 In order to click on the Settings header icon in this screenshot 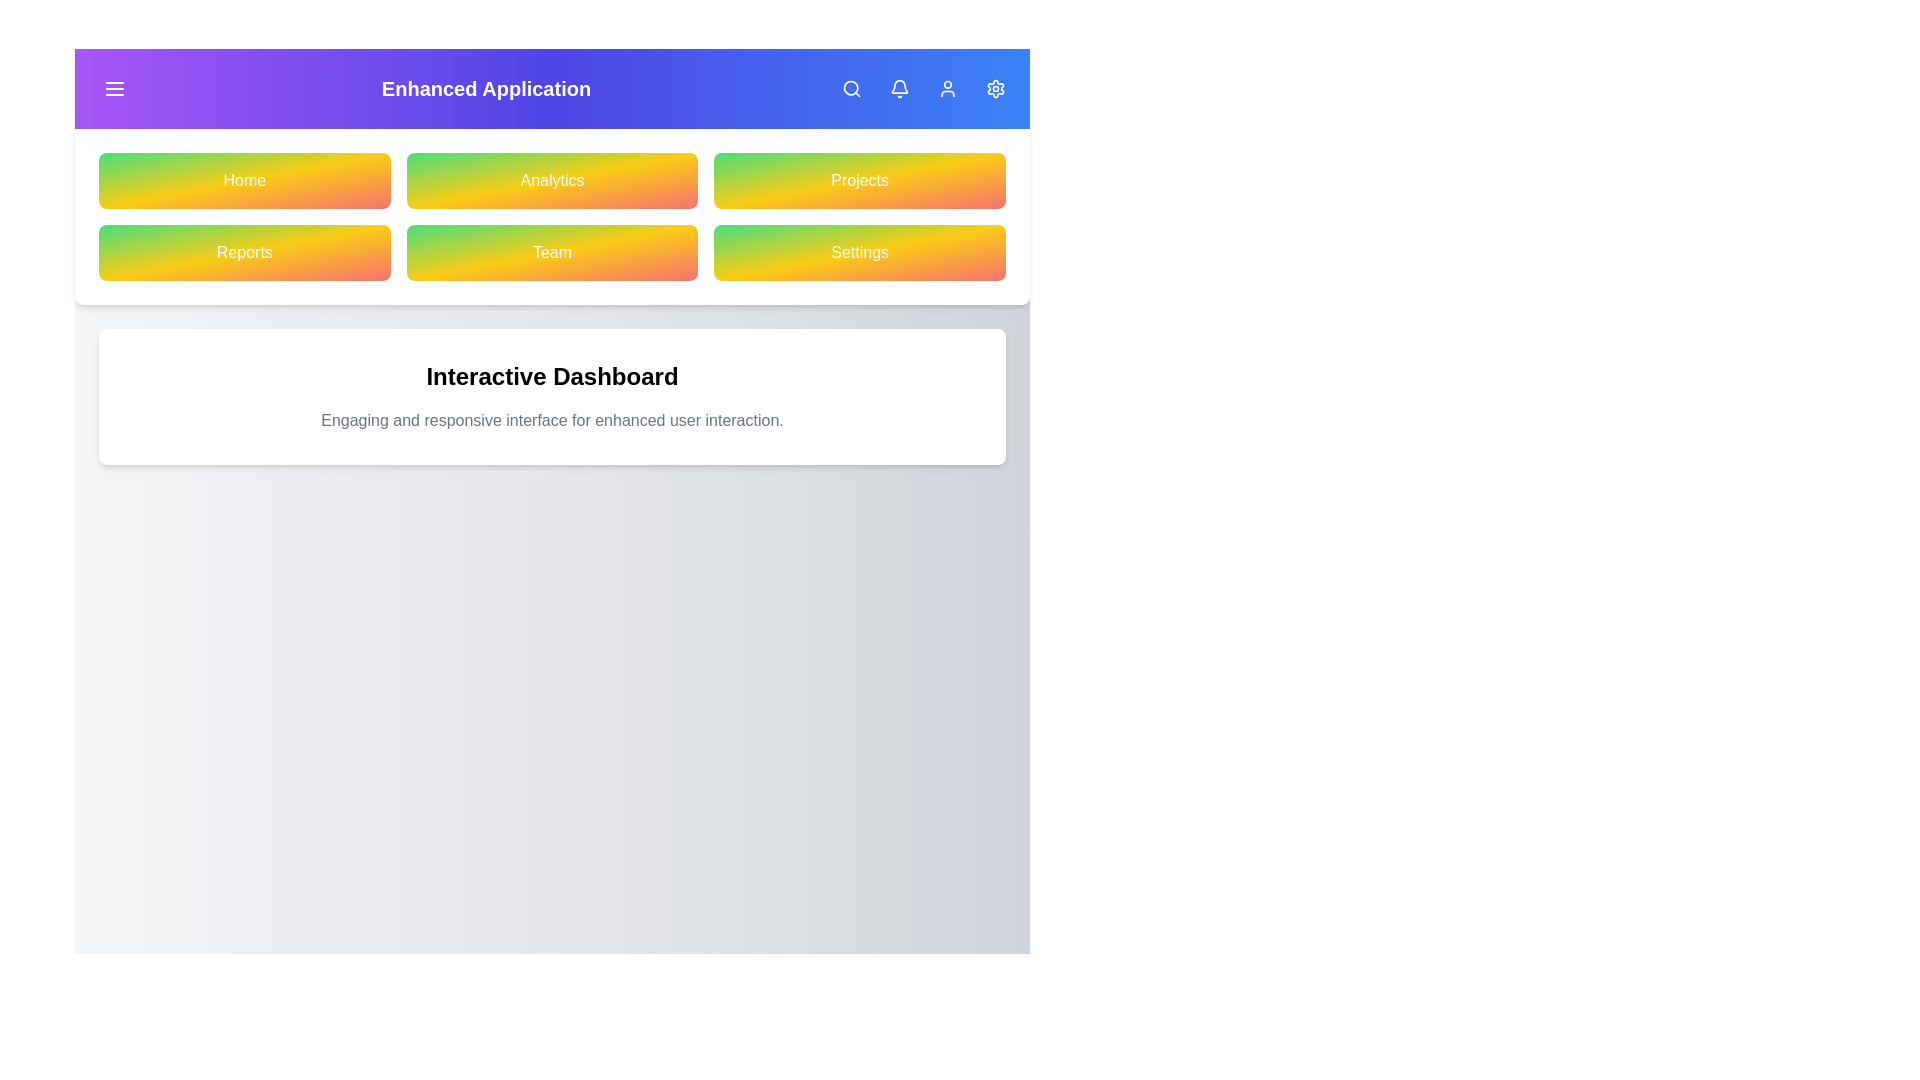, I will do `click(996, 87)`.